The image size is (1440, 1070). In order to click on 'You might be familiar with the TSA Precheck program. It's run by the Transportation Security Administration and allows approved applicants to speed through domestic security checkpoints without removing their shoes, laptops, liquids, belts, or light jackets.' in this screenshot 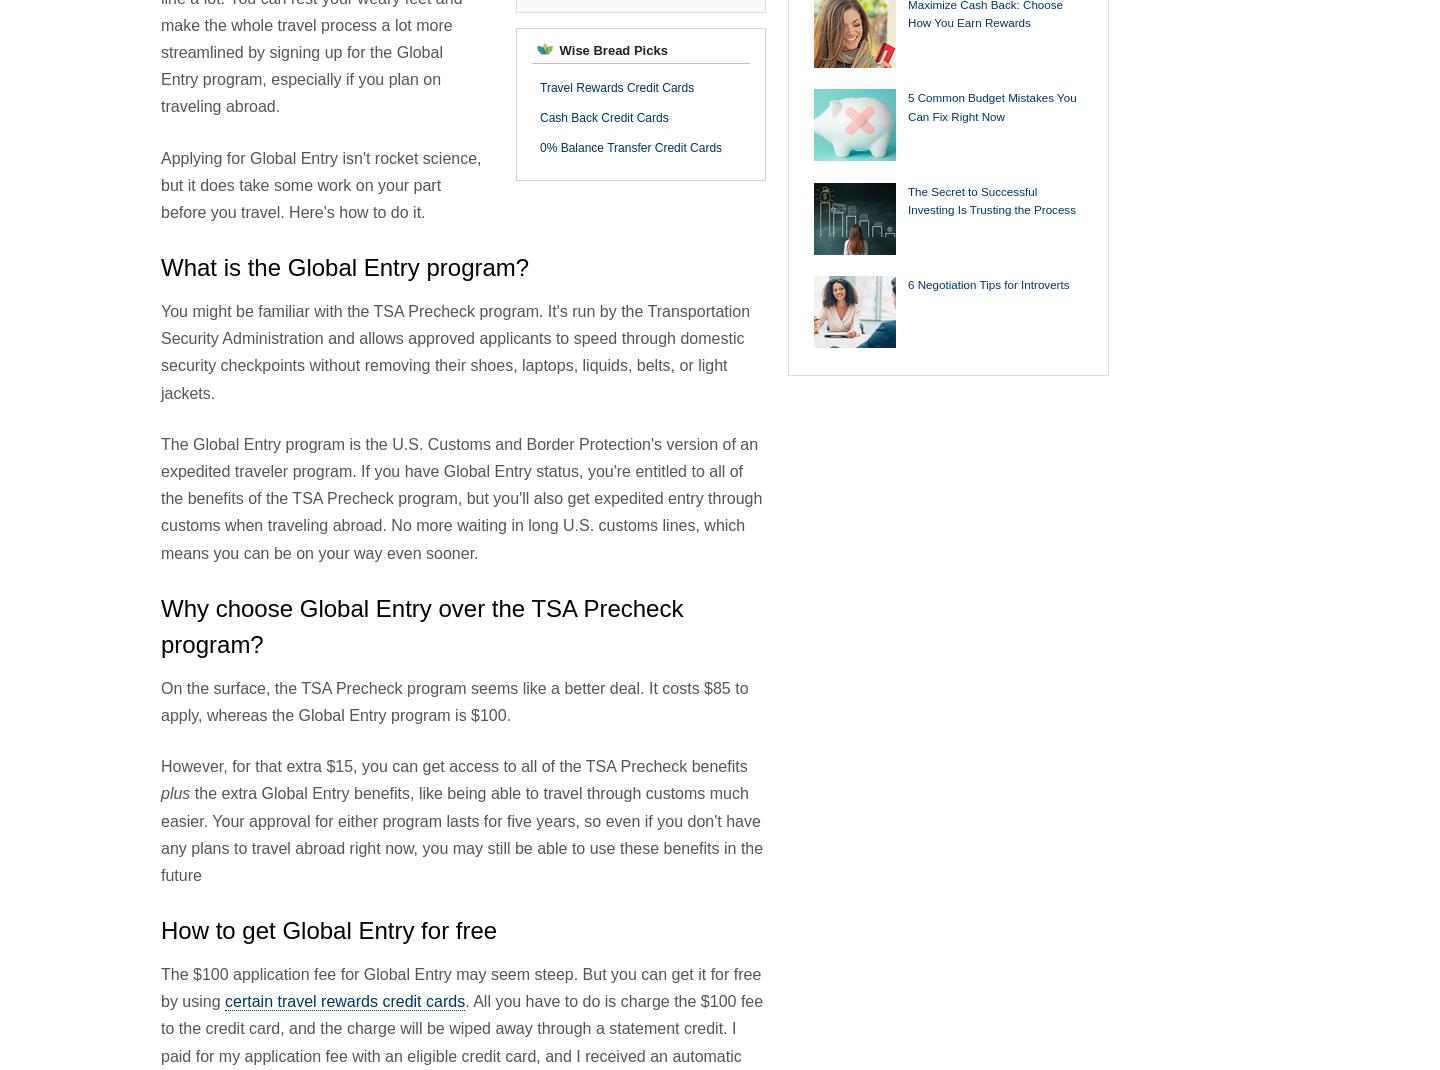, I will do `click(455, 352)`.